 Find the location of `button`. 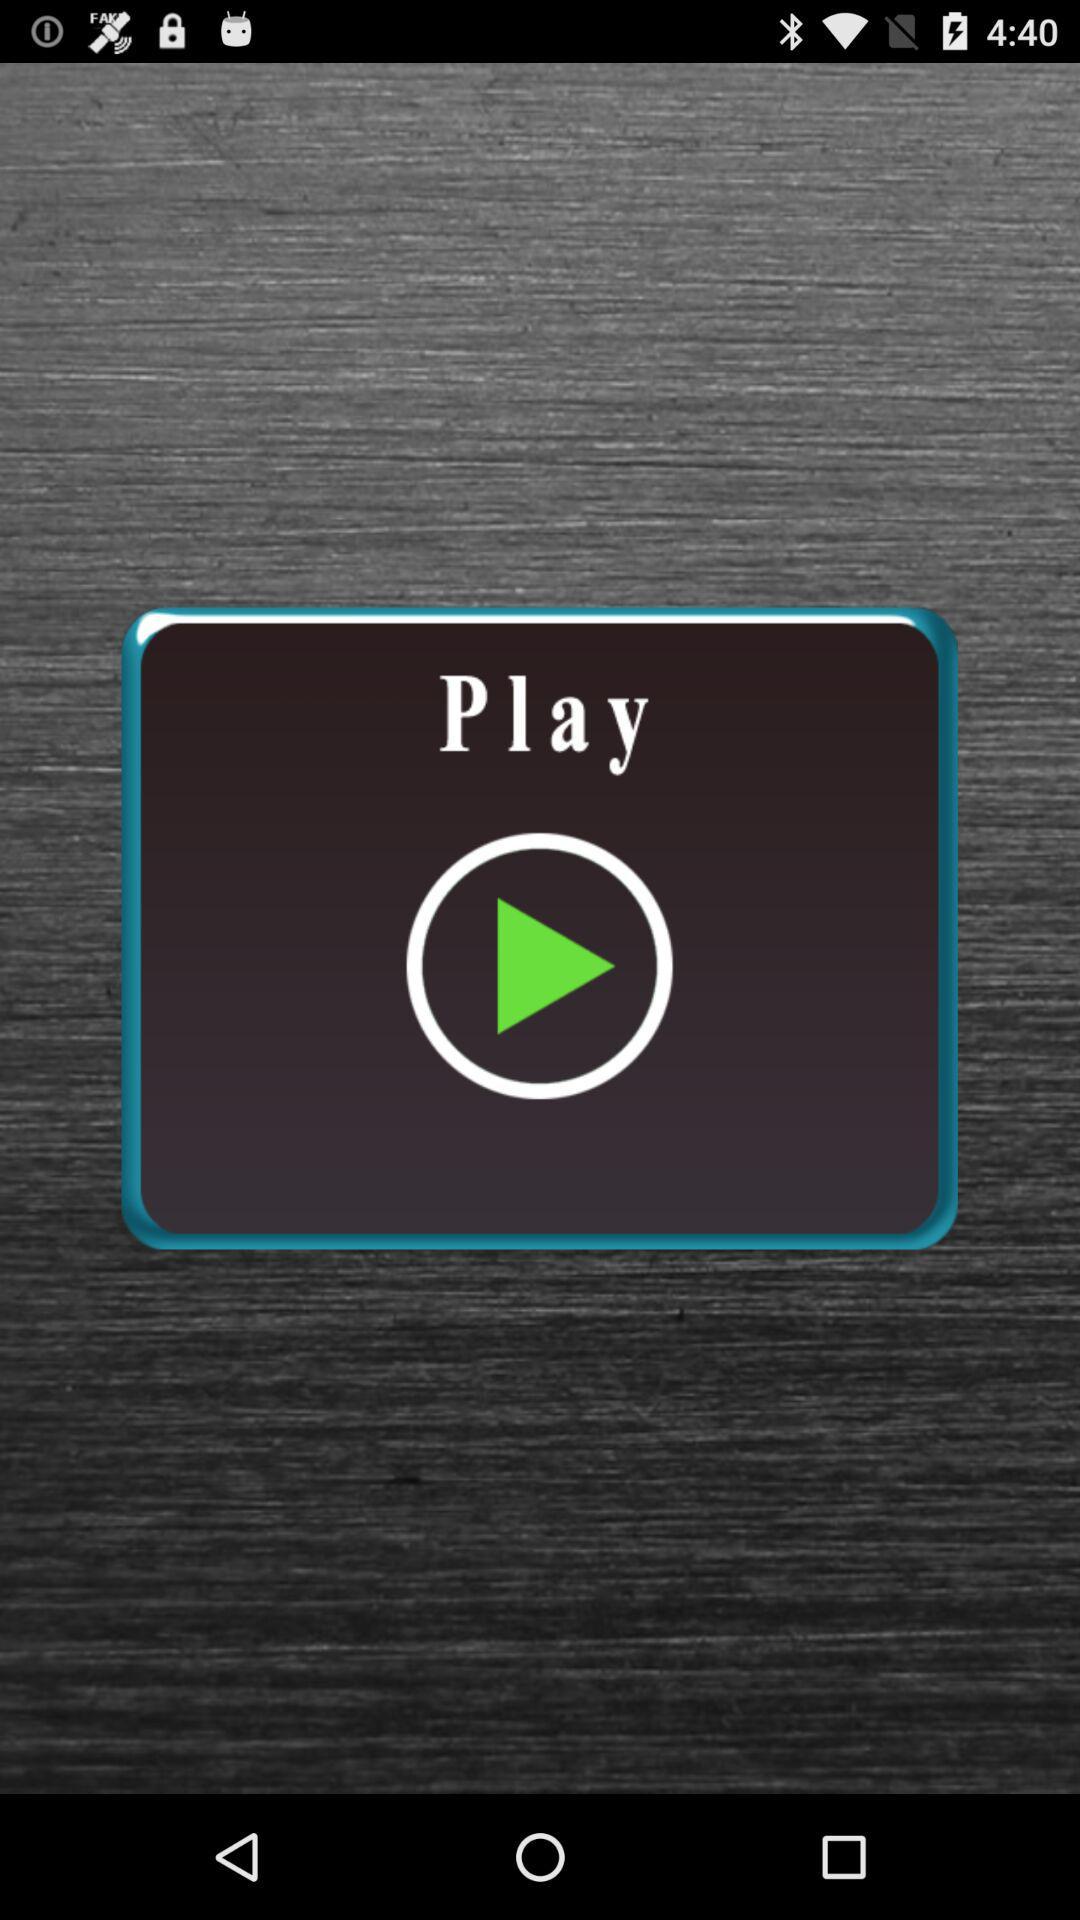

button is located at coordinates (538, 927).